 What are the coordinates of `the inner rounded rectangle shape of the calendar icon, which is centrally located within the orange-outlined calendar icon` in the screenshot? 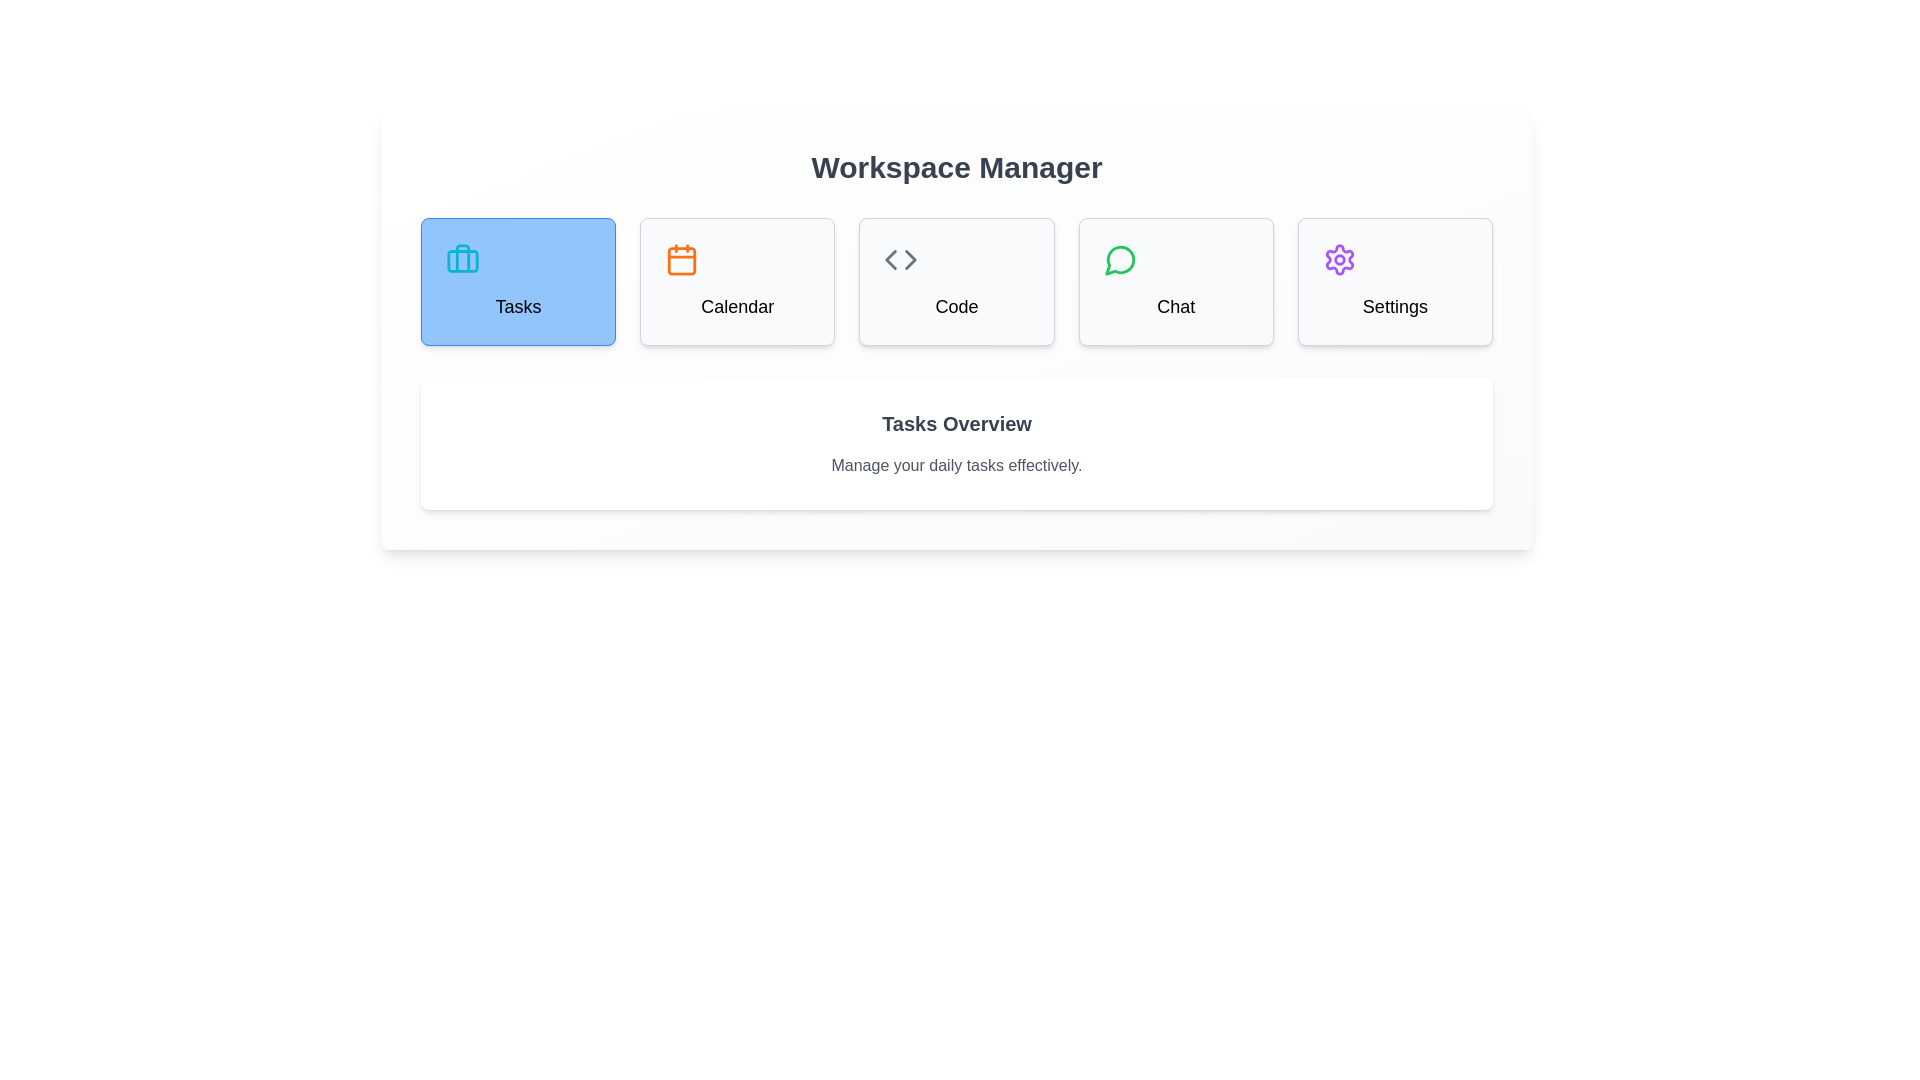 It's located at (682, 260).